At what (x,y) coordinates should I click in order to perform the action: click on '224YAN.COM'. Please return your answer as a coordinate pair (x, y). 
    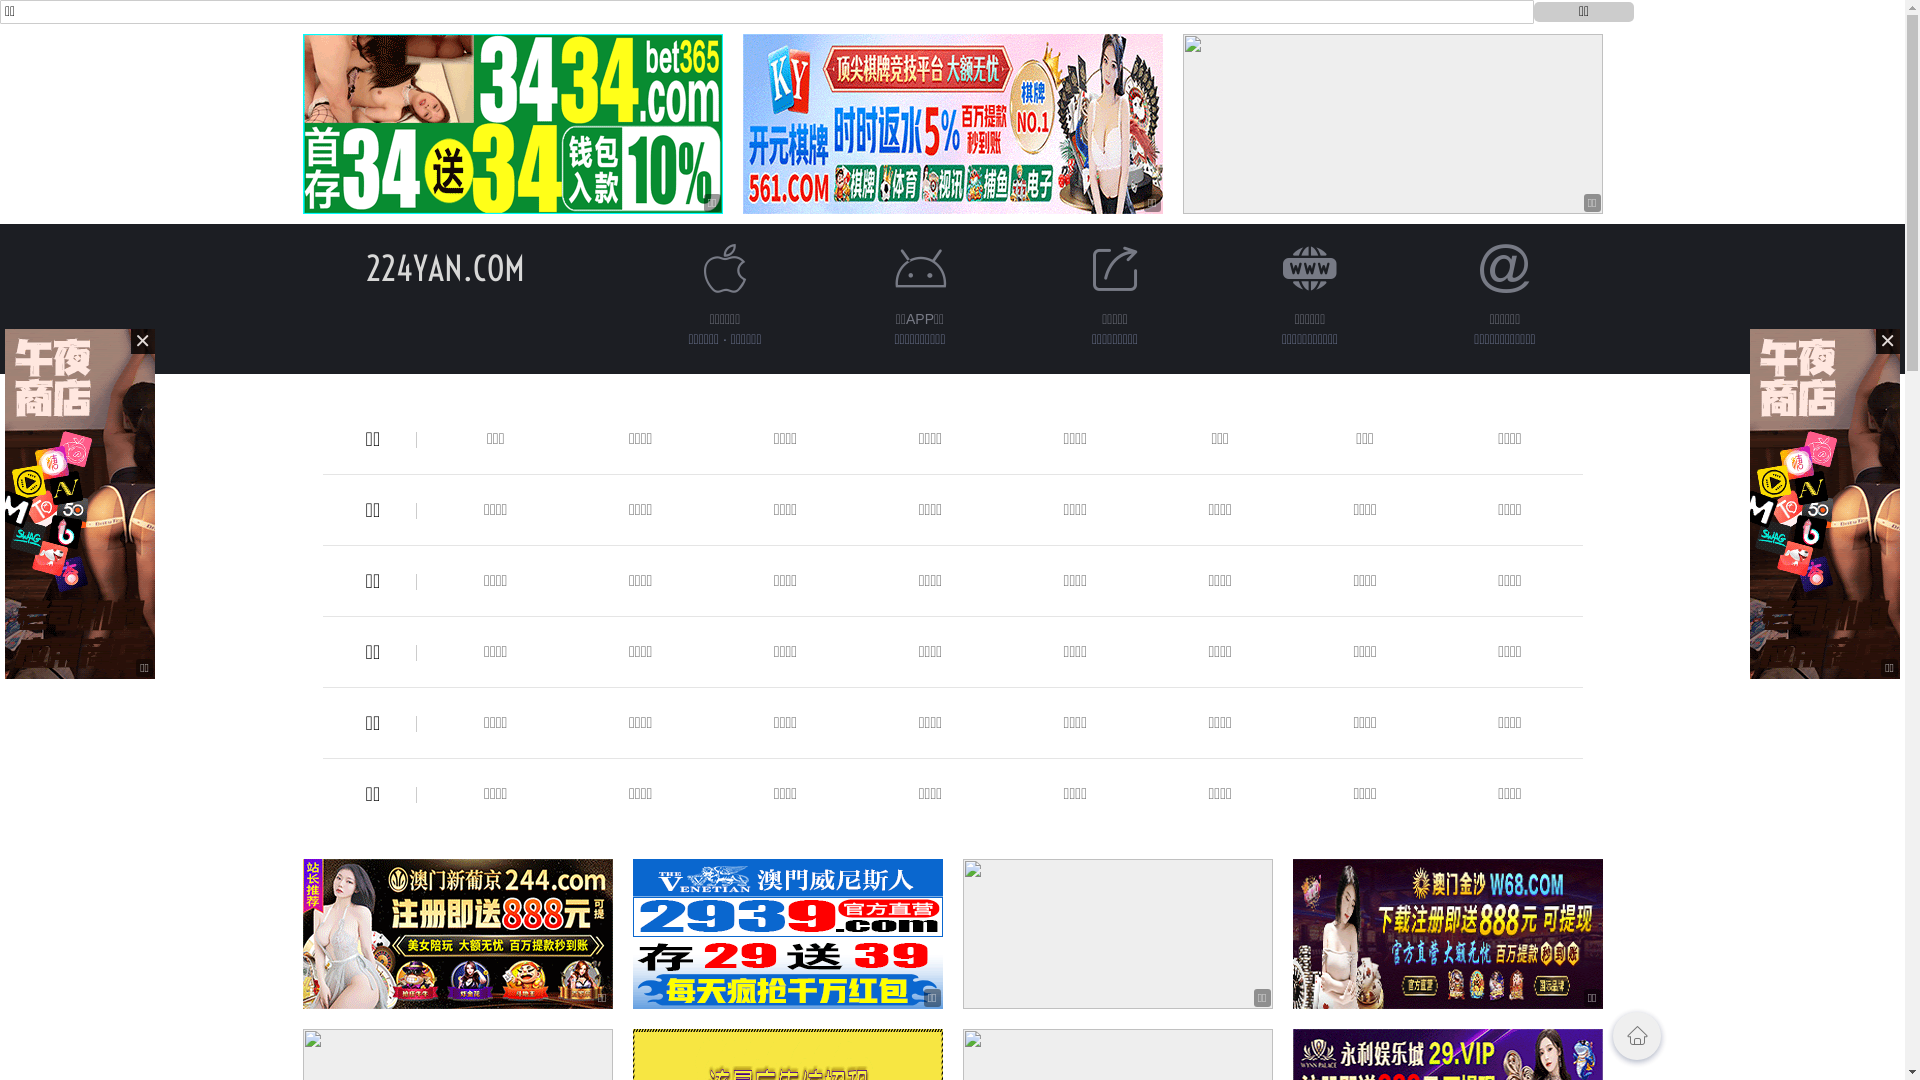
    Looking at the image, I should click on (444, 267).